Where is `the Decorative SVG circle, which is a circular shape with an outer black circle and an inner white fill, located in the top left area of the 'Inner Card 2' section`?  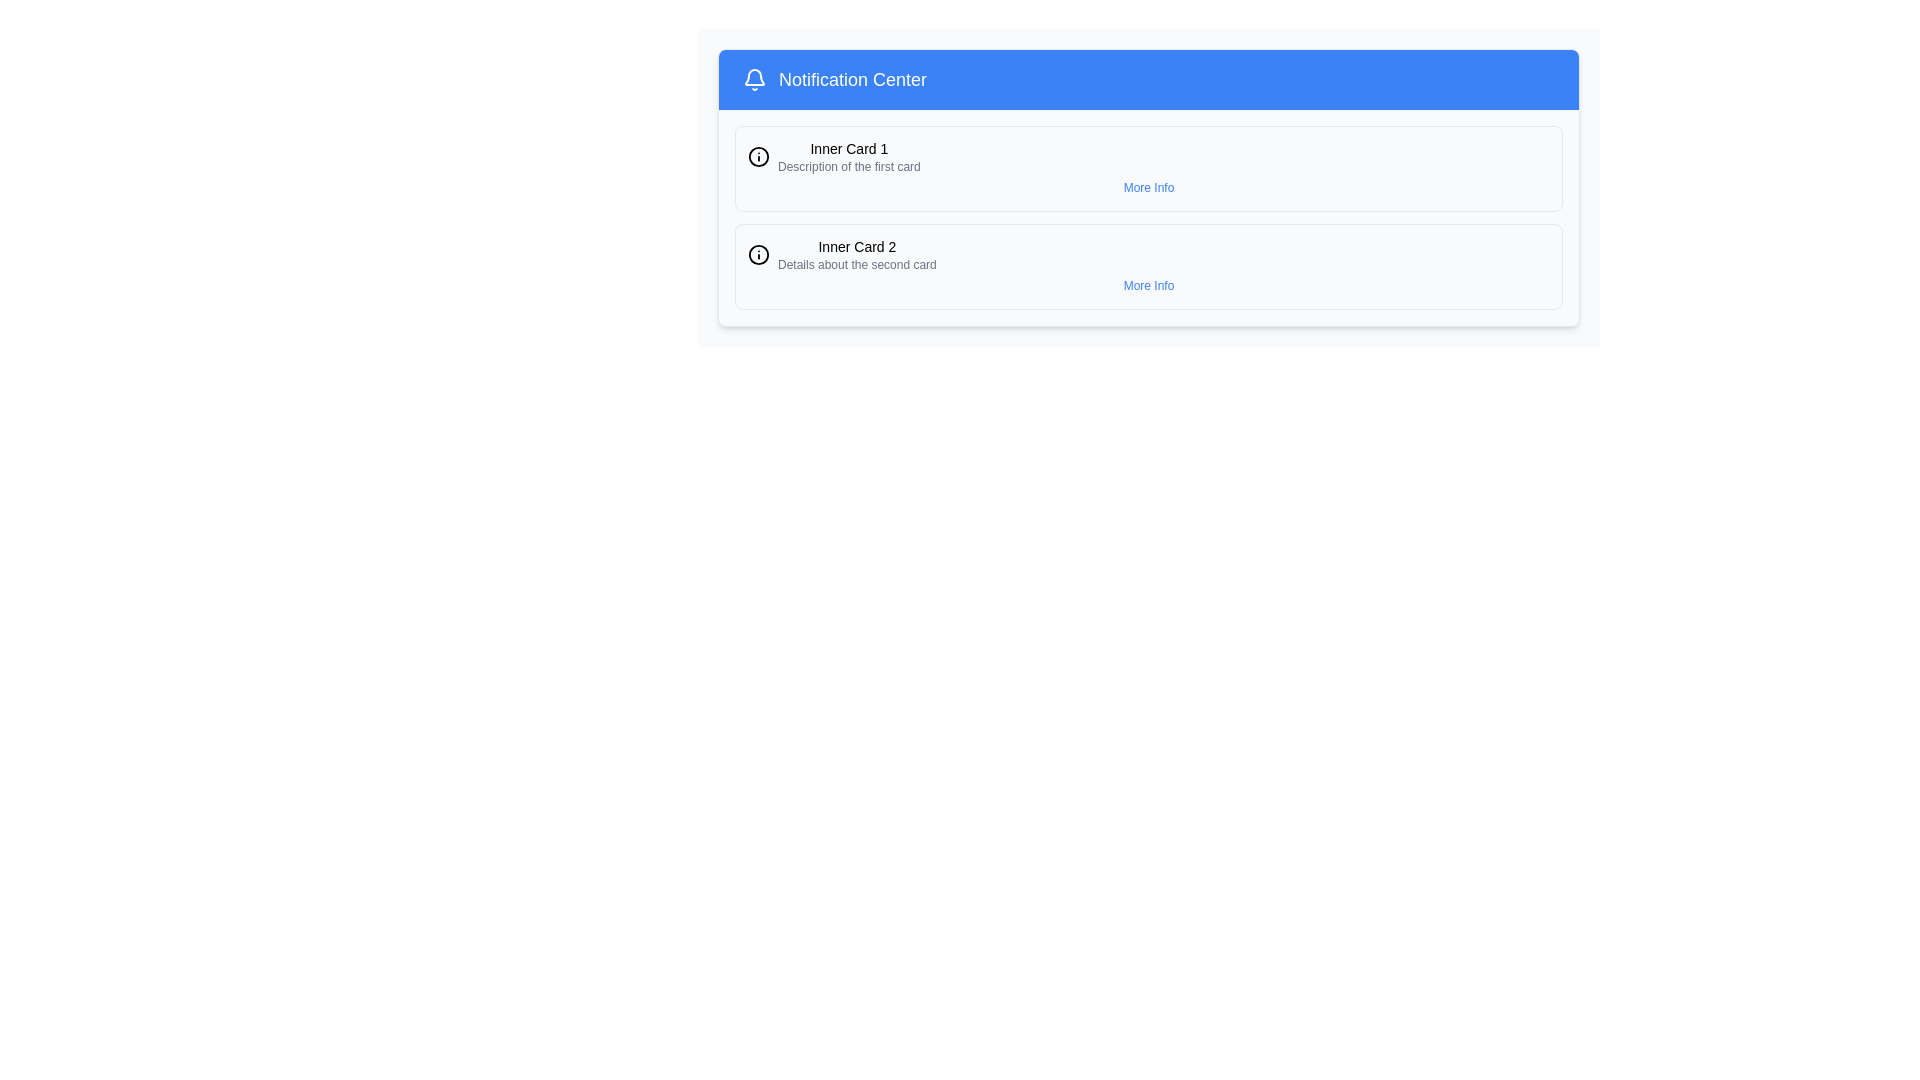 the Decorative SVG circle, which is a circular shape with an outer black circle and an inner white fill, located in the top left area of the 'Inner Card 2' section is located at coordinates (757, 156).